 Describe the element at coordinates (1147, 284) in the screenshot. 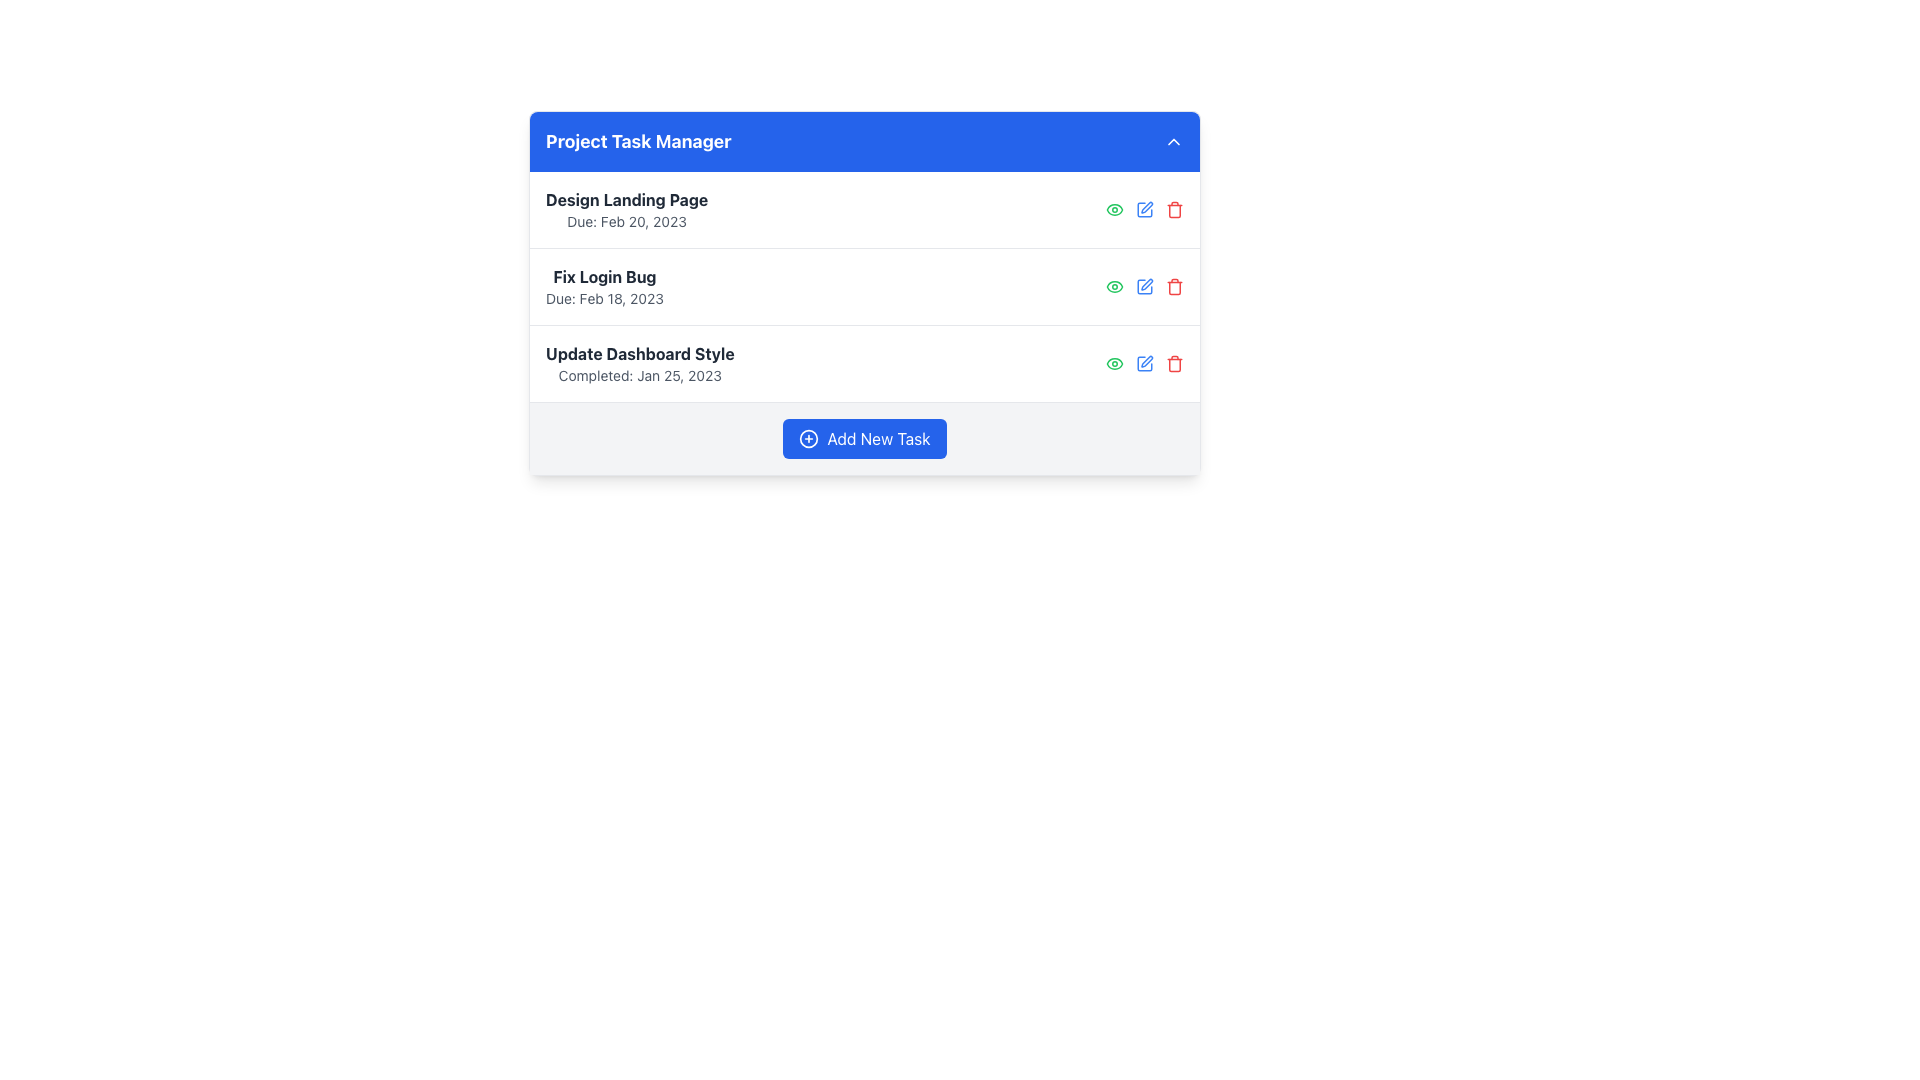

I see `the Icon (Edit) located as the second from the right among the action icons of the second task in the vertical task list to initiate editing` at that location.